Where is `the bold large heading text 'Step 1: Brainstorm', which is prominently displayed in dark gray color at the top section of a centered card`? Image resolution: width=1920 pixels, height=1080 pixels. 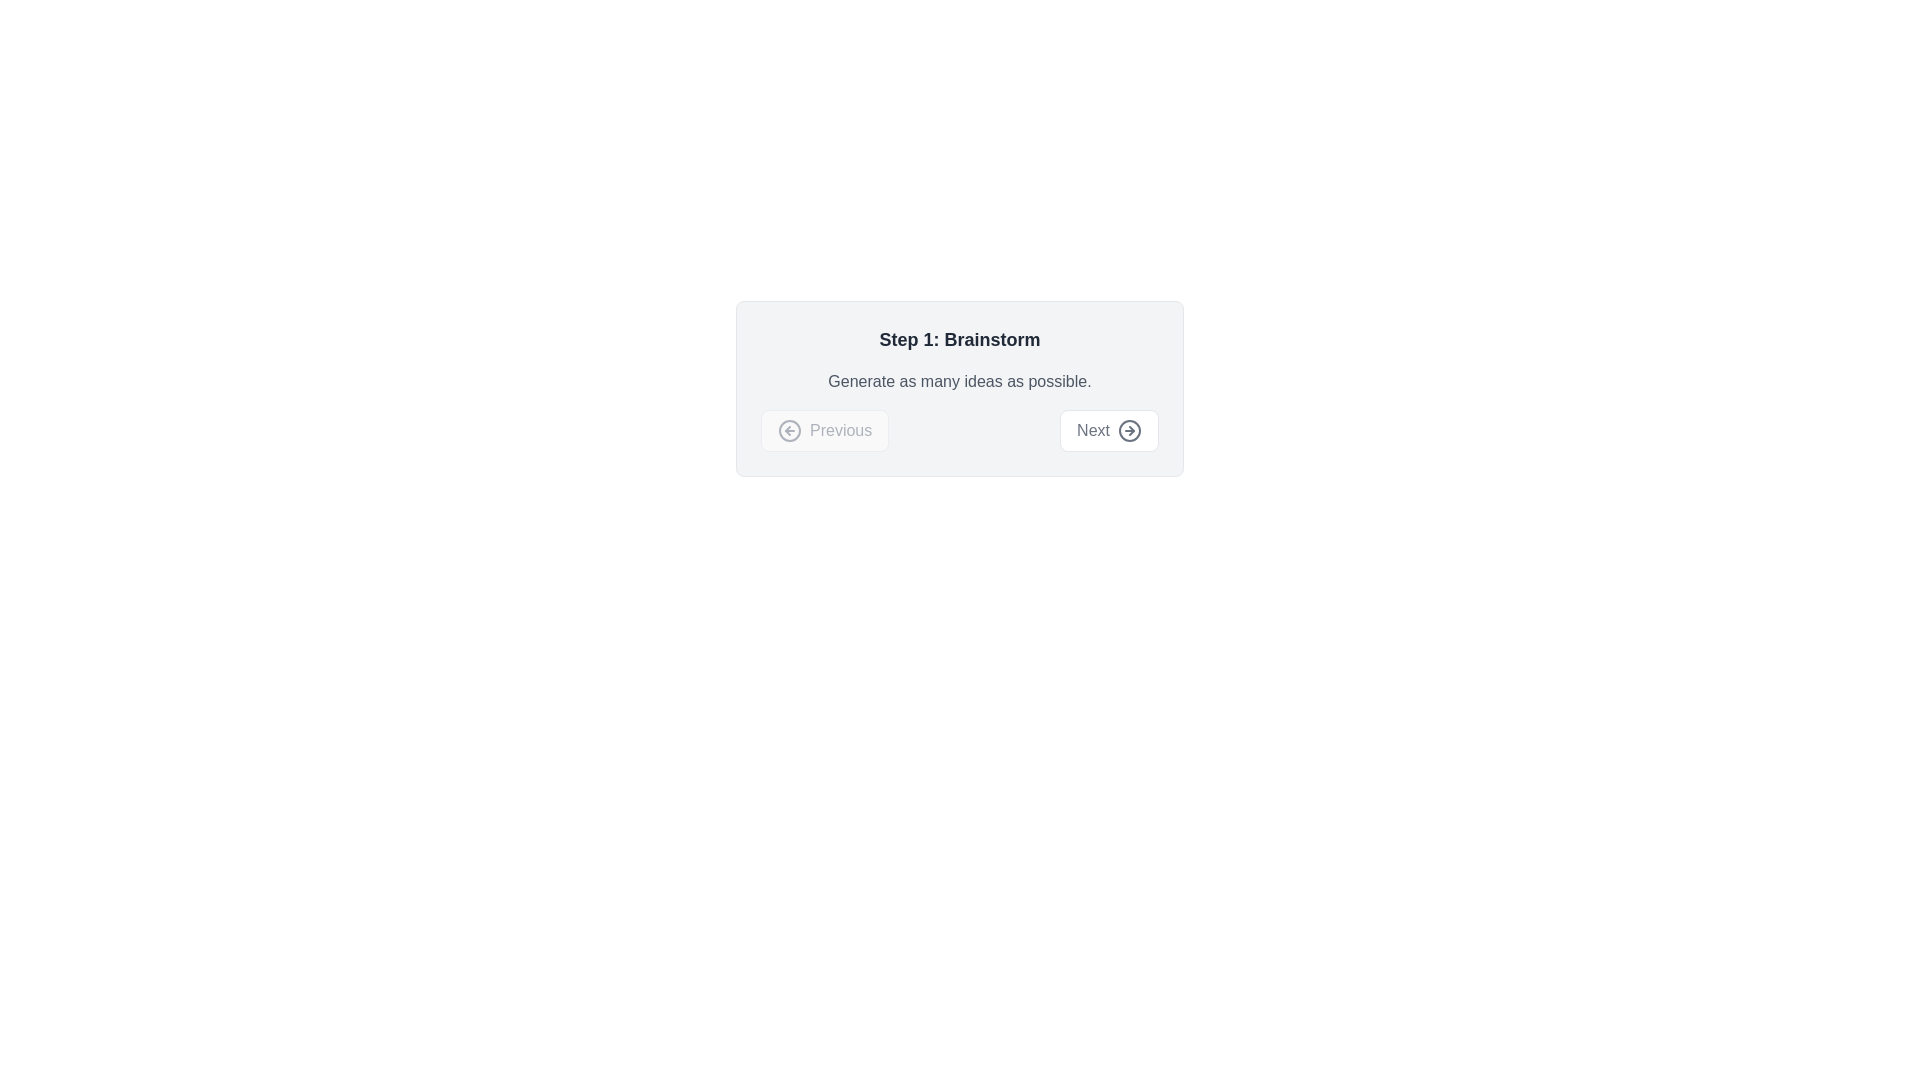 the bold large heading text 'Step 1: Brainstorm', which is prominently displayed in dark gray color at the top section of a centered card is located at coordinates (960, 338).